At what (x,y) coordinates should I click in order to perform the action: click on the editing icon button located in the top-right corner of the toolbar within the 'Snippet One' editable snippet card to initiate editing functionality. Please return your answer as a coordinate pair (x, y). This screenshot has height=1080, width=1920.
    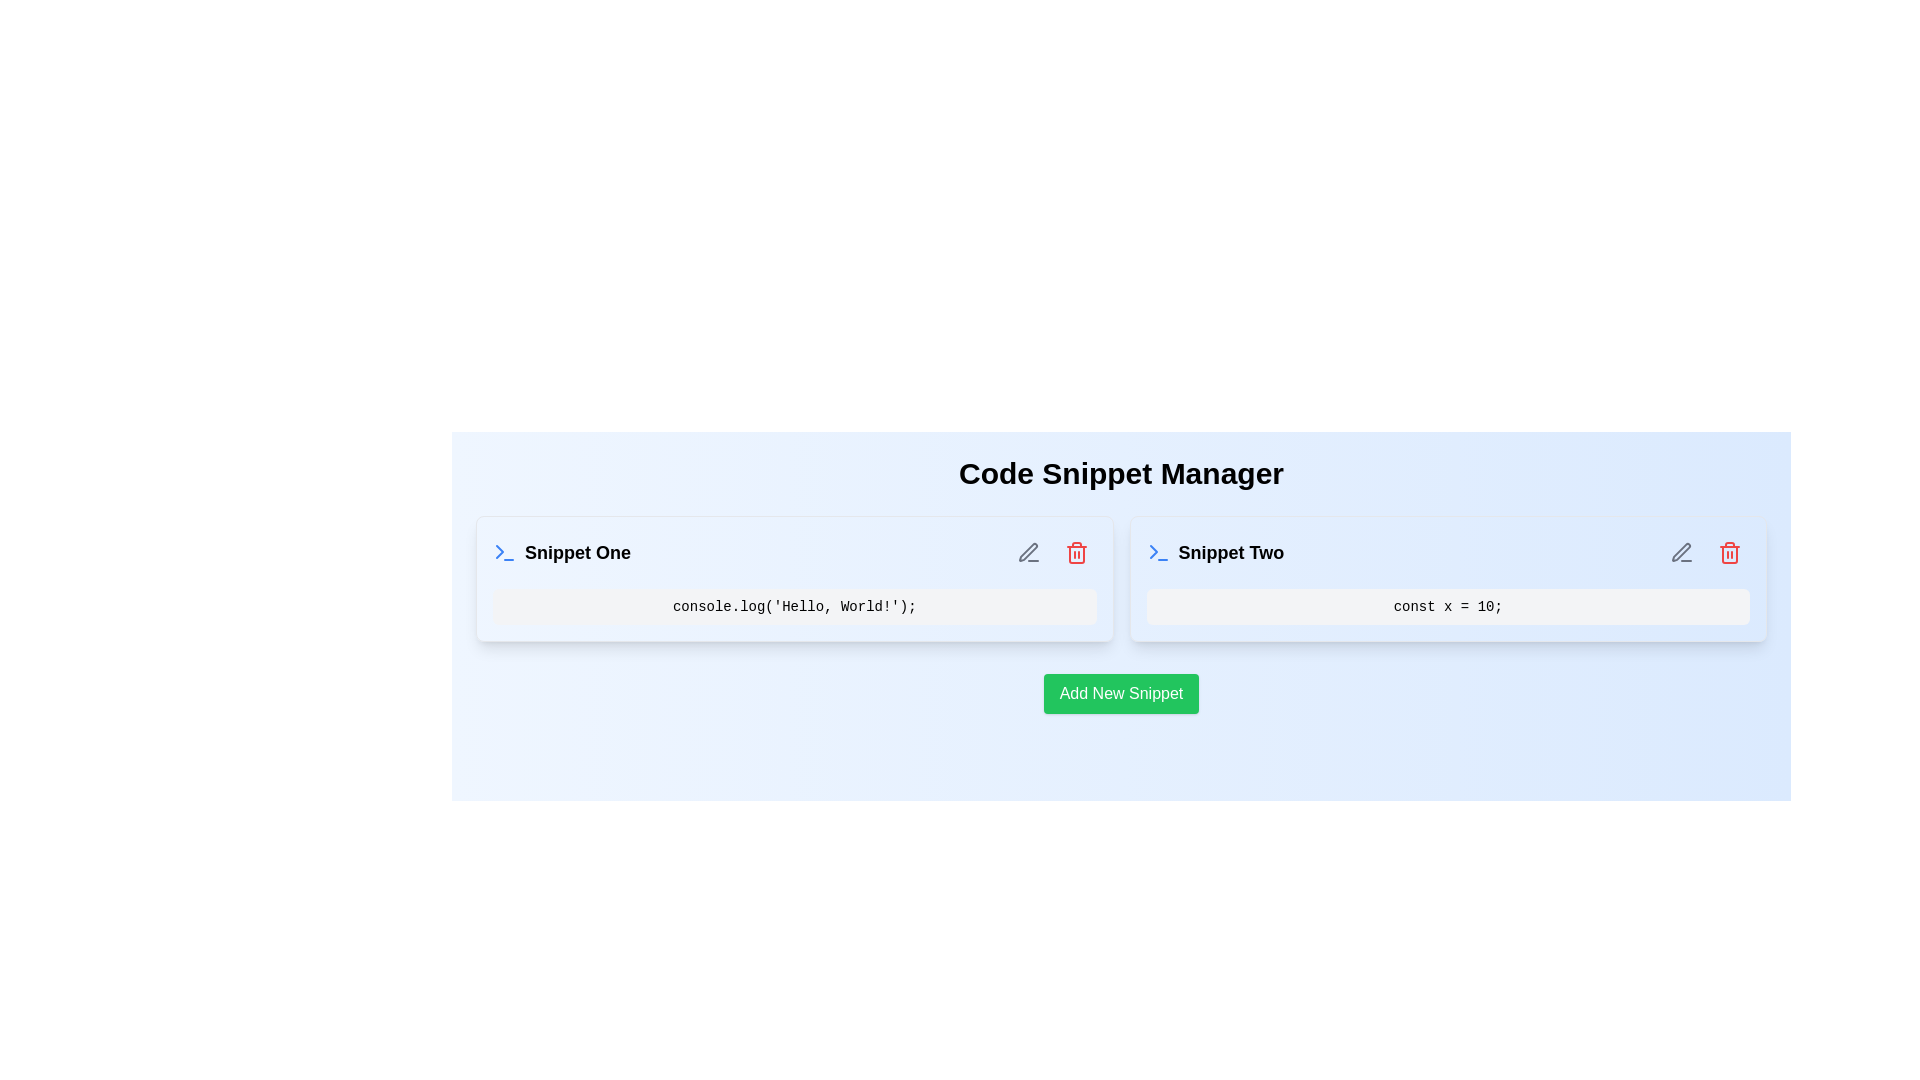
    Looking at the image, I should click on (1028, 552).